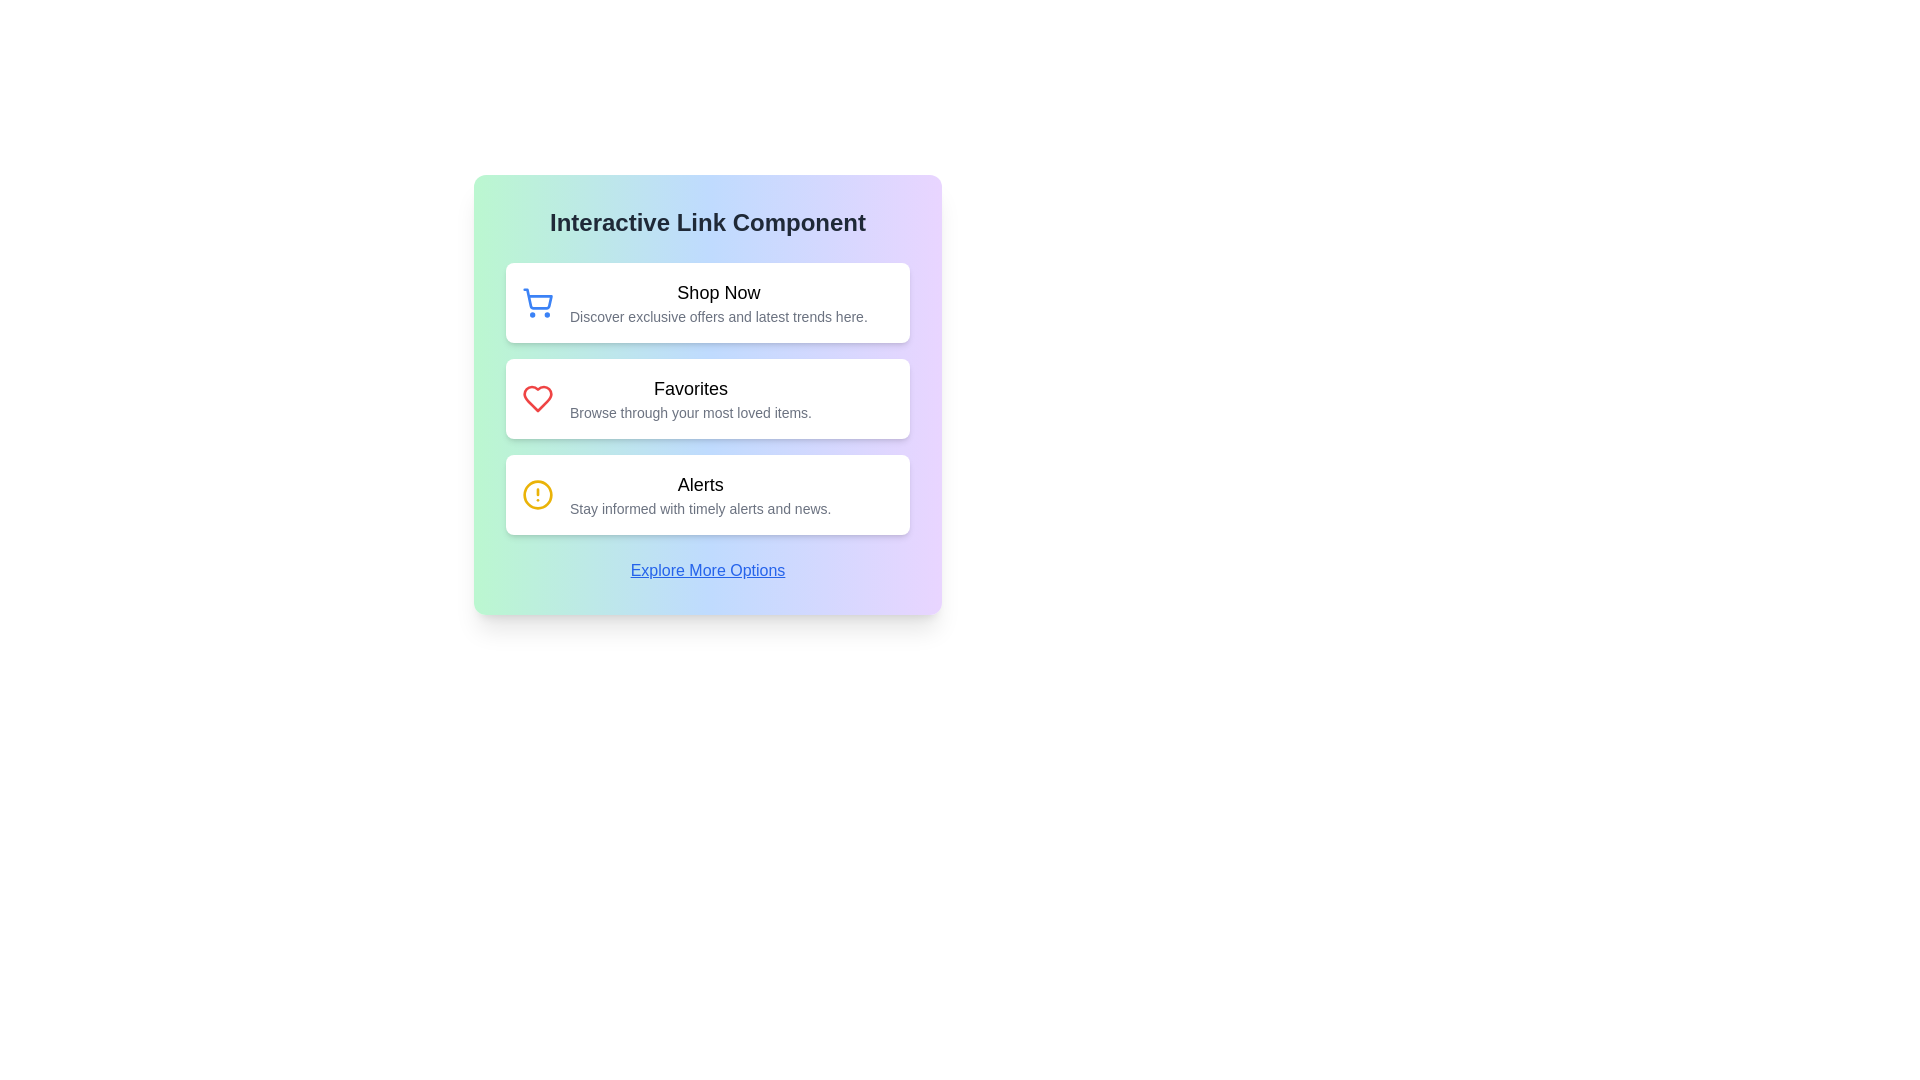 The width and height of the screenshot is (1920, 1080). Describe the element at coordinates (708, 398) in the screenshot. I see `the Clickable Card element labeled 'Favorites', which features a heart icon and descriptive text, located in the middle of a vertical stack of similar elements` at that location.